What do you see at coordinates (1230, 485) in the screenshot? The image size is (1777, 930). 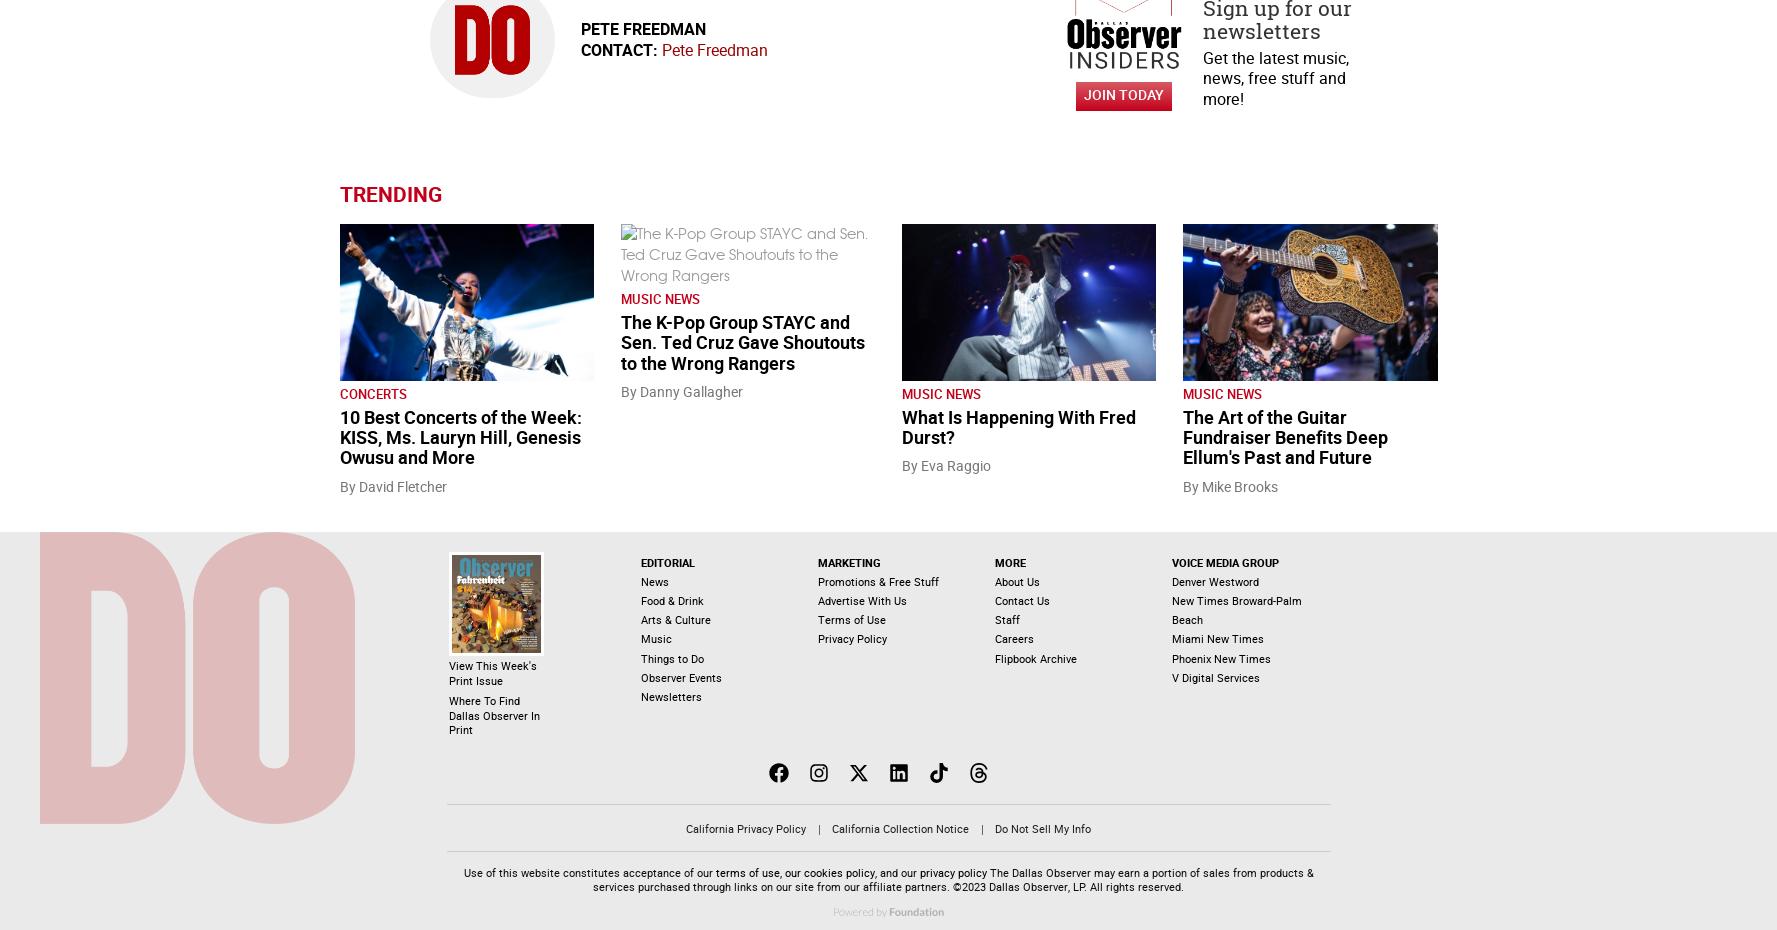 I see `'By Mike Brooks'` at bounding box center [1230, 485].